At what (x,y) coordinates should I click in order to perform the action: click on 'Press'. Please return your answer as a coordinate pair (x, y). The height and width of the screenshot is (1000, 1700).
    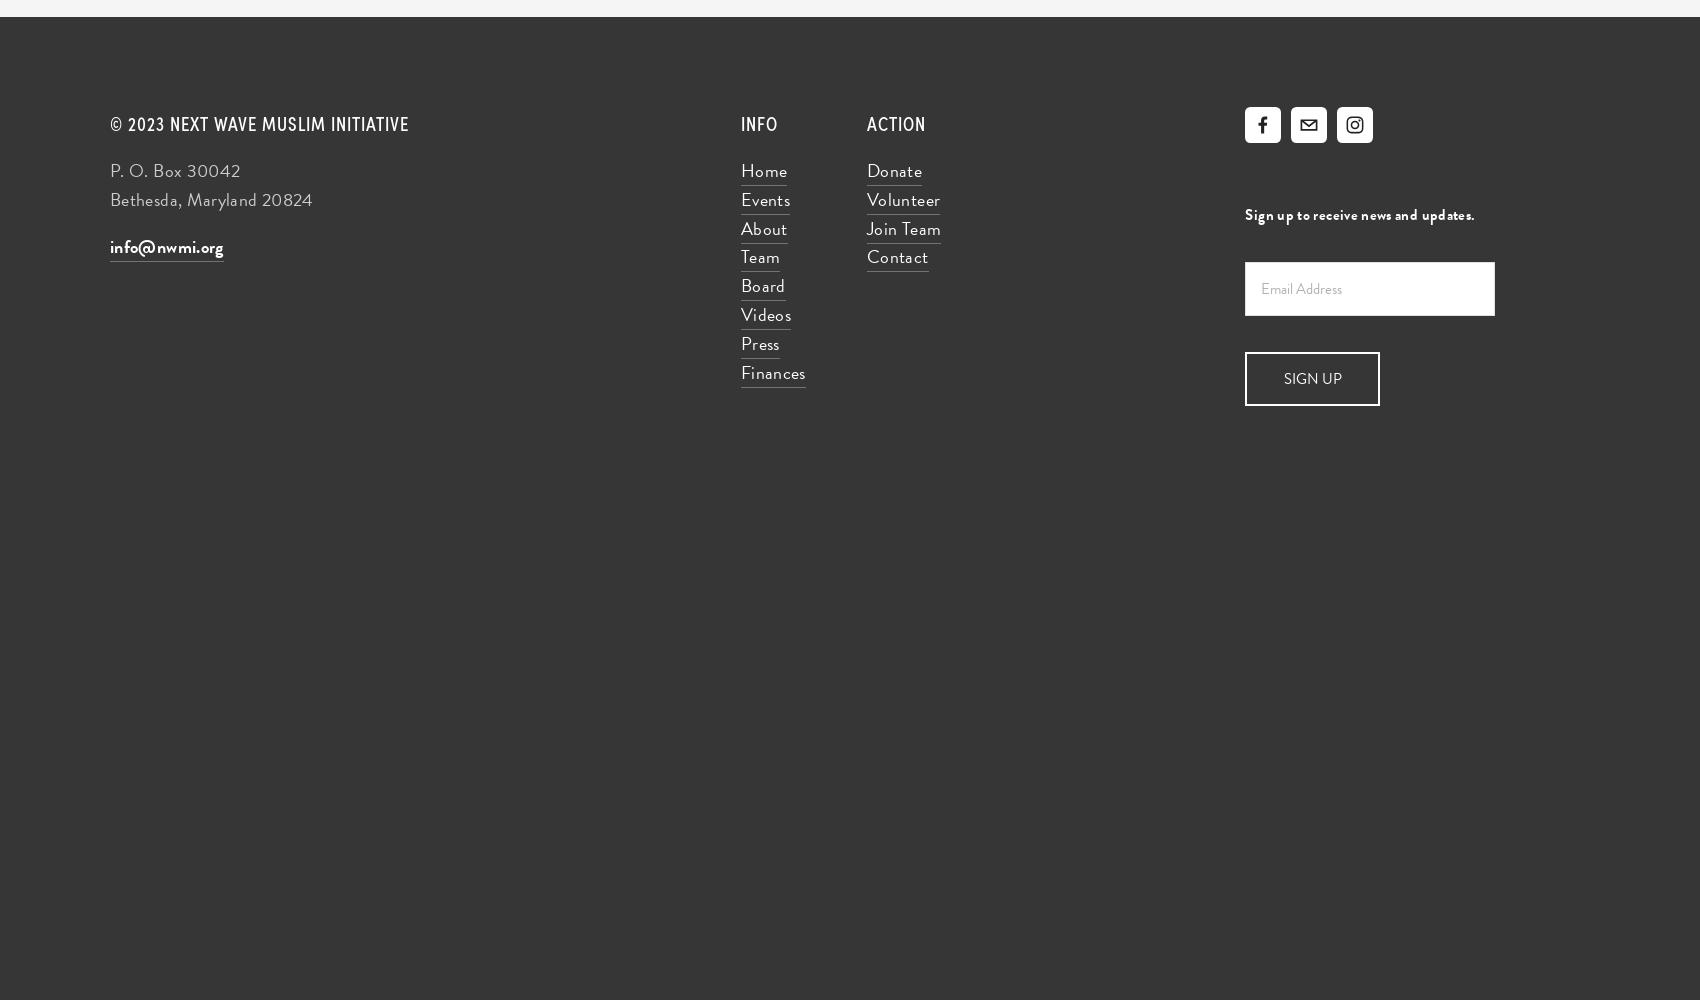
    Looking at the image, I should click on (758, 341).